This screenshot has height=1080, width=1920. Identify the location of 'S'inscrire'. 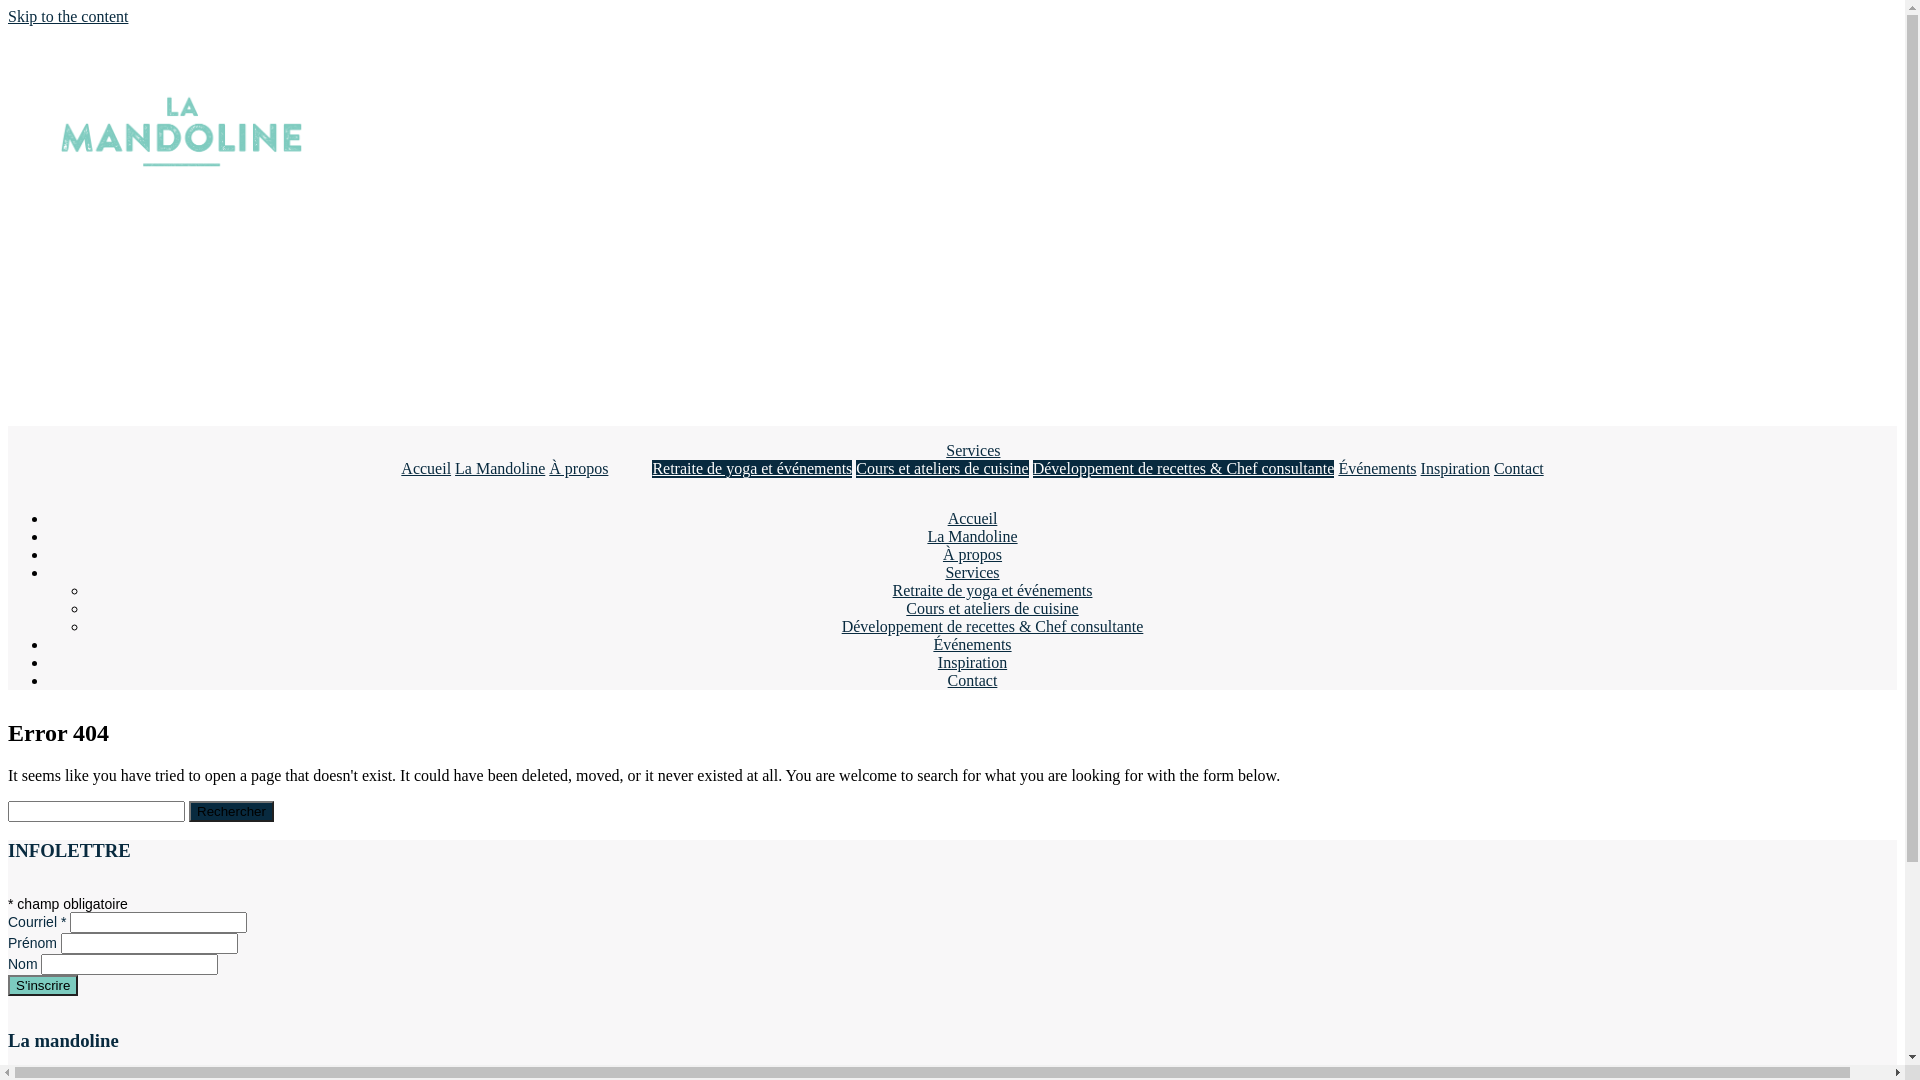
(43, 984).